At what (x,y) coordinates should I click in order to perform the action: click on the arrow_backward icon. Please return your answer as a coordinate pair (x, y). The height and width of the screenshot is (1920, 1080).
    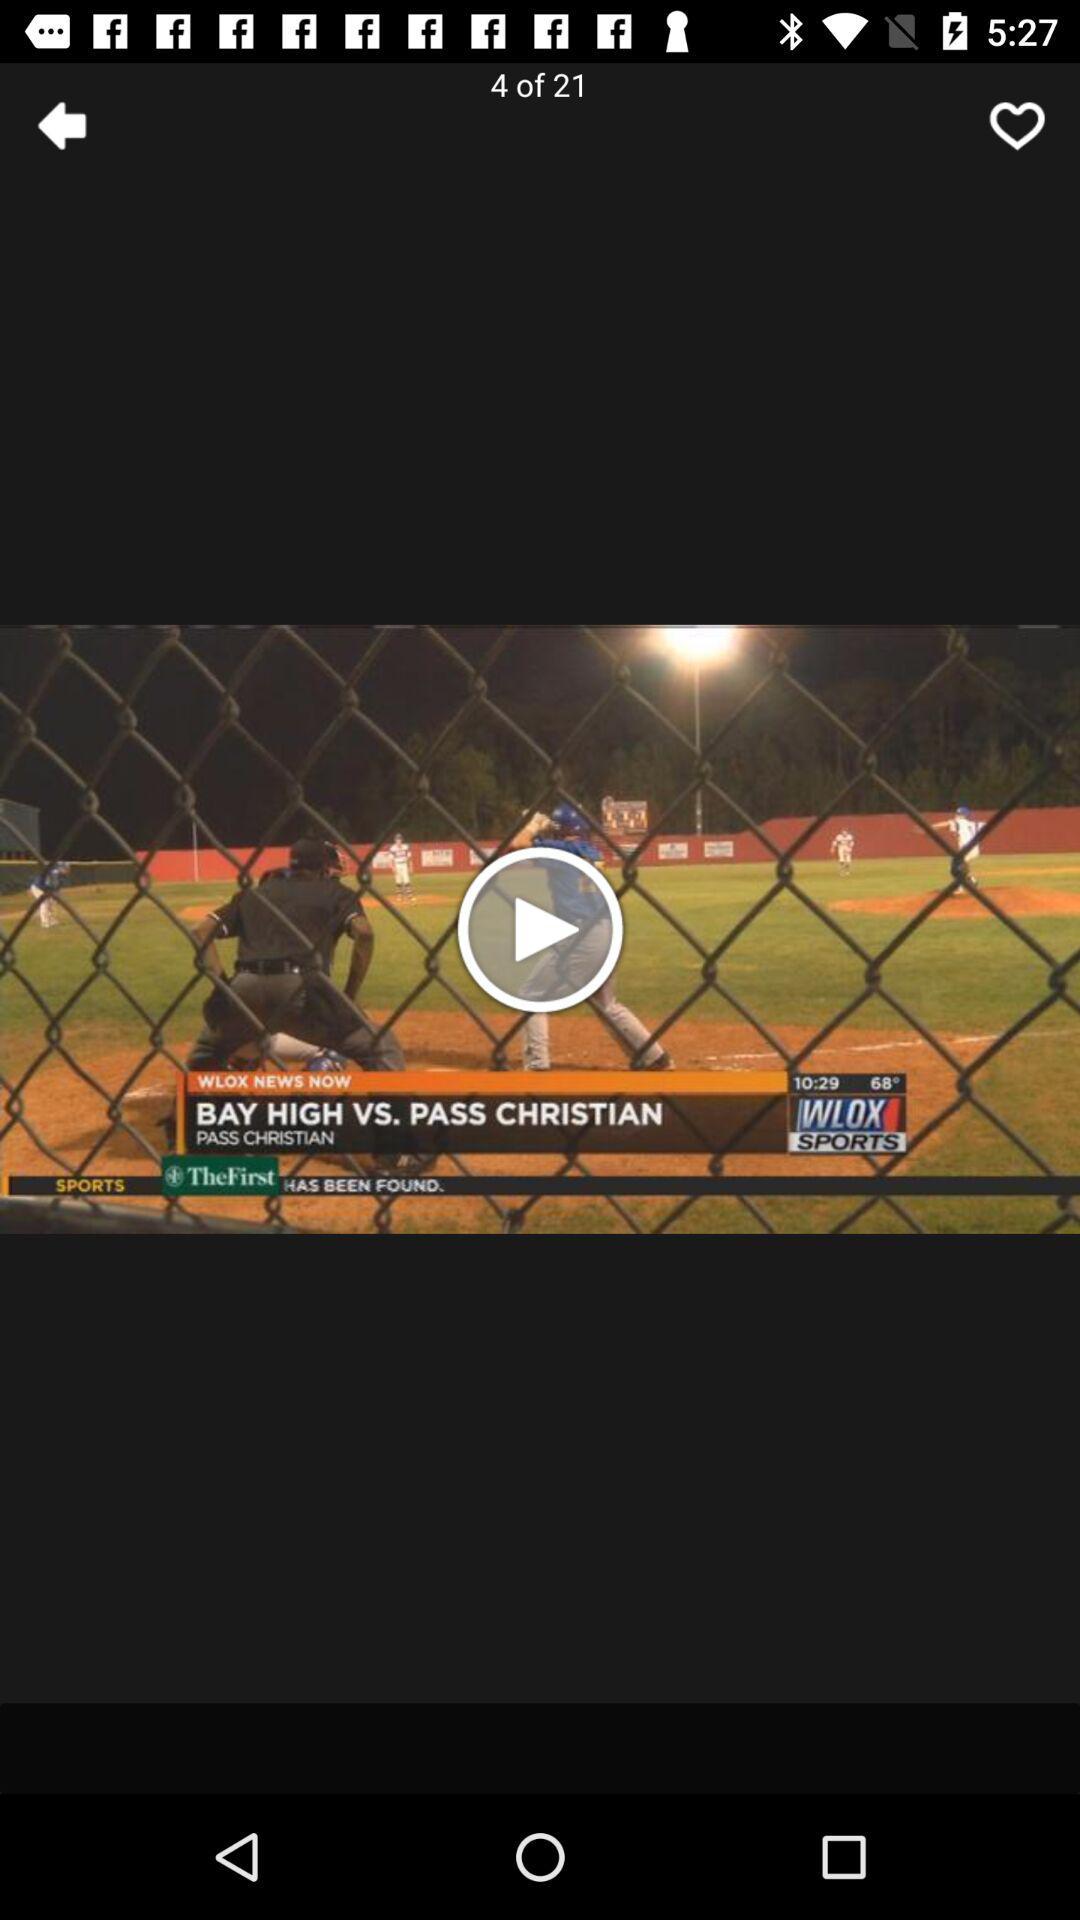
    Looking at the image, I should click on (61, 124).